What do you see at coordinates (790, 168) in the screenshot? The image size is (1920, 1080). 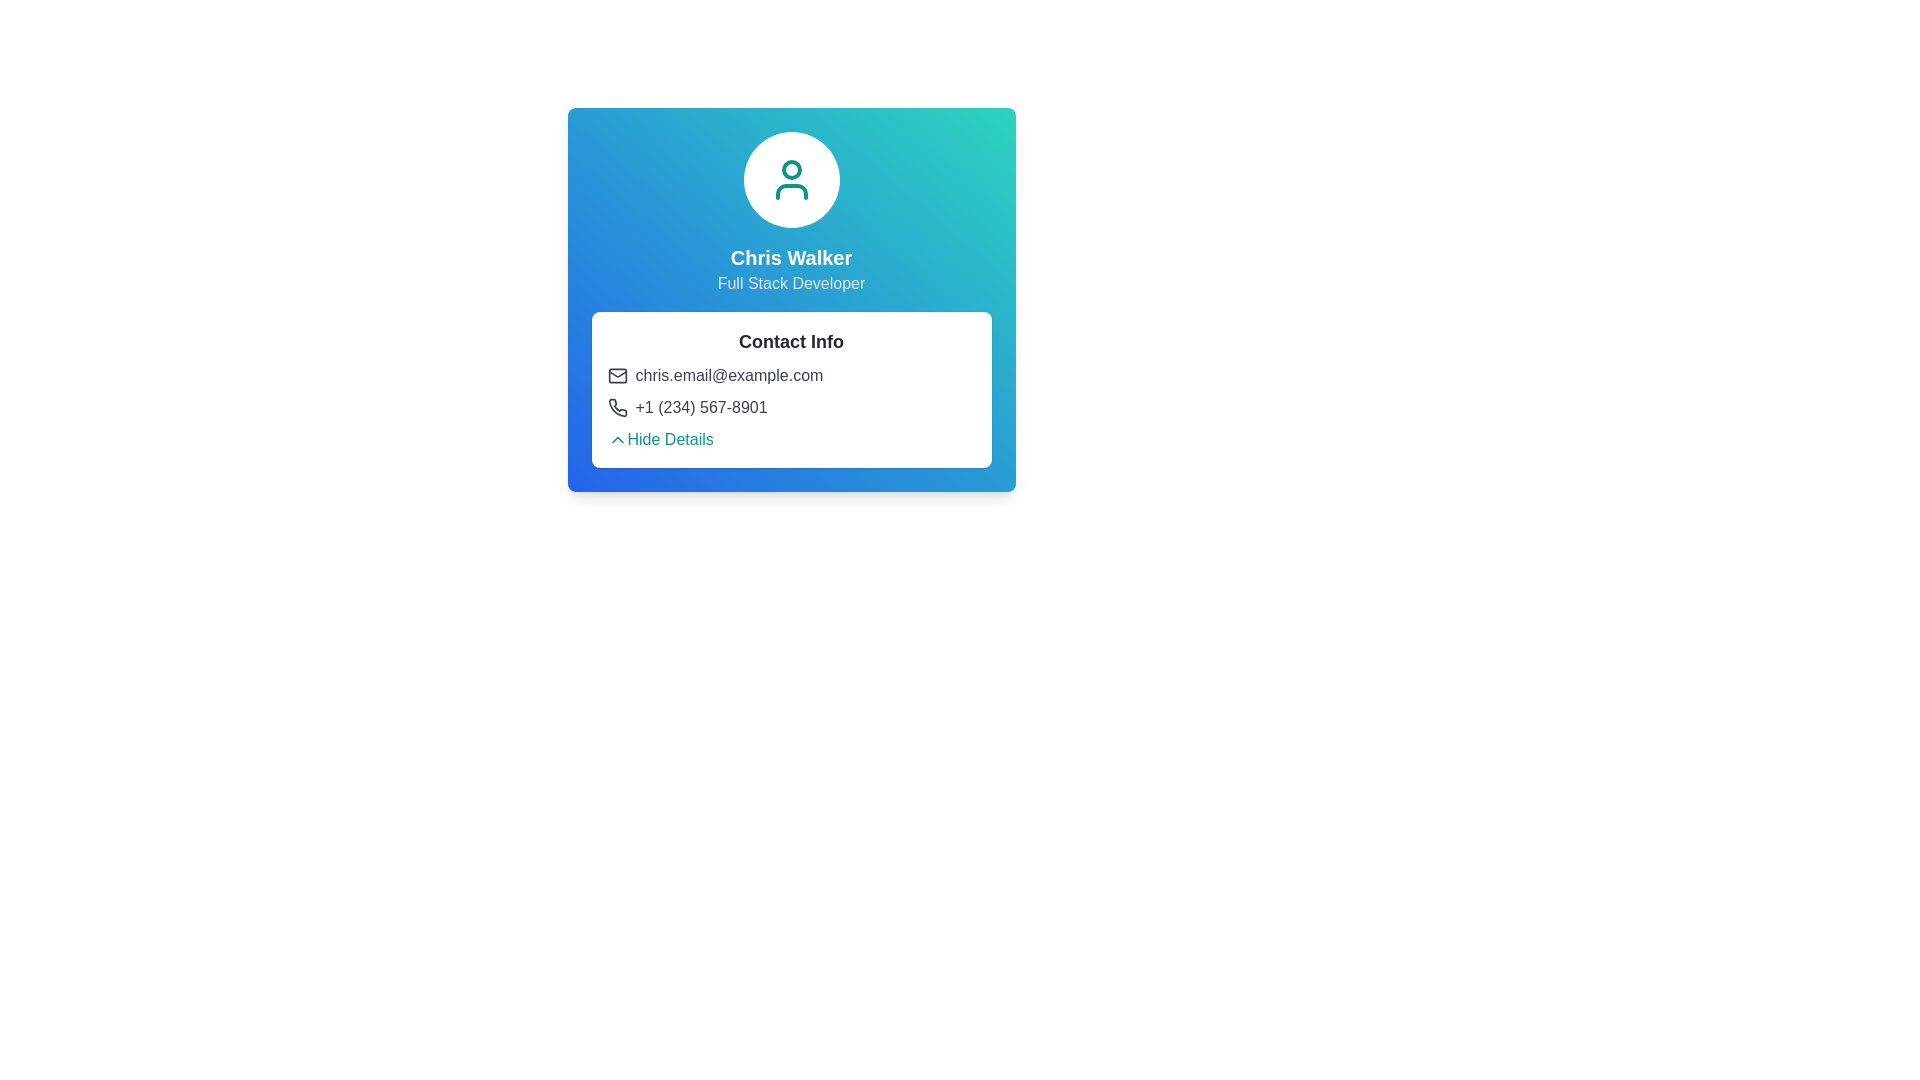 I see `the graphical component that forms a facial characteristic in the profile illustration, located centrally within the top rounded area of the card above the name 'Chris Walker'` at bounding box center [790, 168].